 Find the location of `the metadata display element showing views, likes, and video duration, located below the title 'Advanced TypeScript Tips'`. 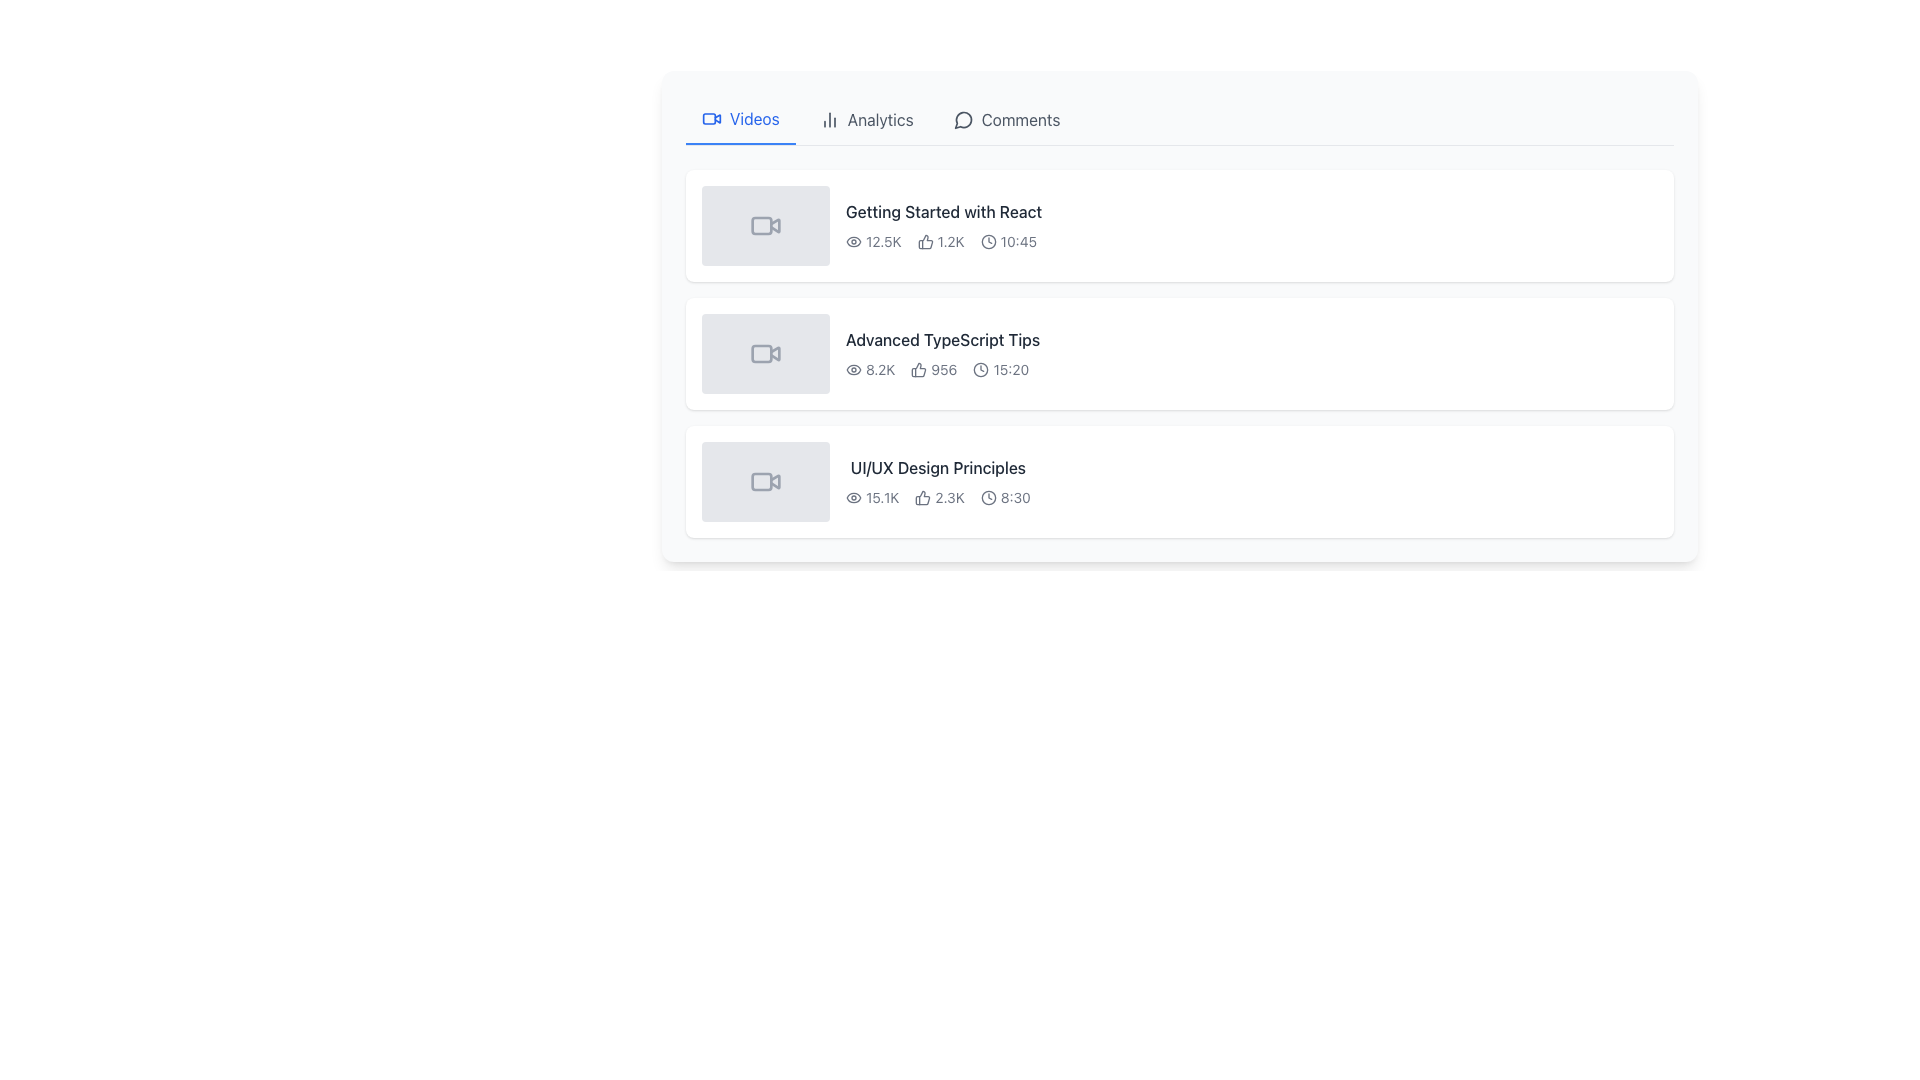

the metadata display element showing views, likes, and video duration, located below the title 'Advanced TypeScript Tips' is located at coordinates (942, 370).